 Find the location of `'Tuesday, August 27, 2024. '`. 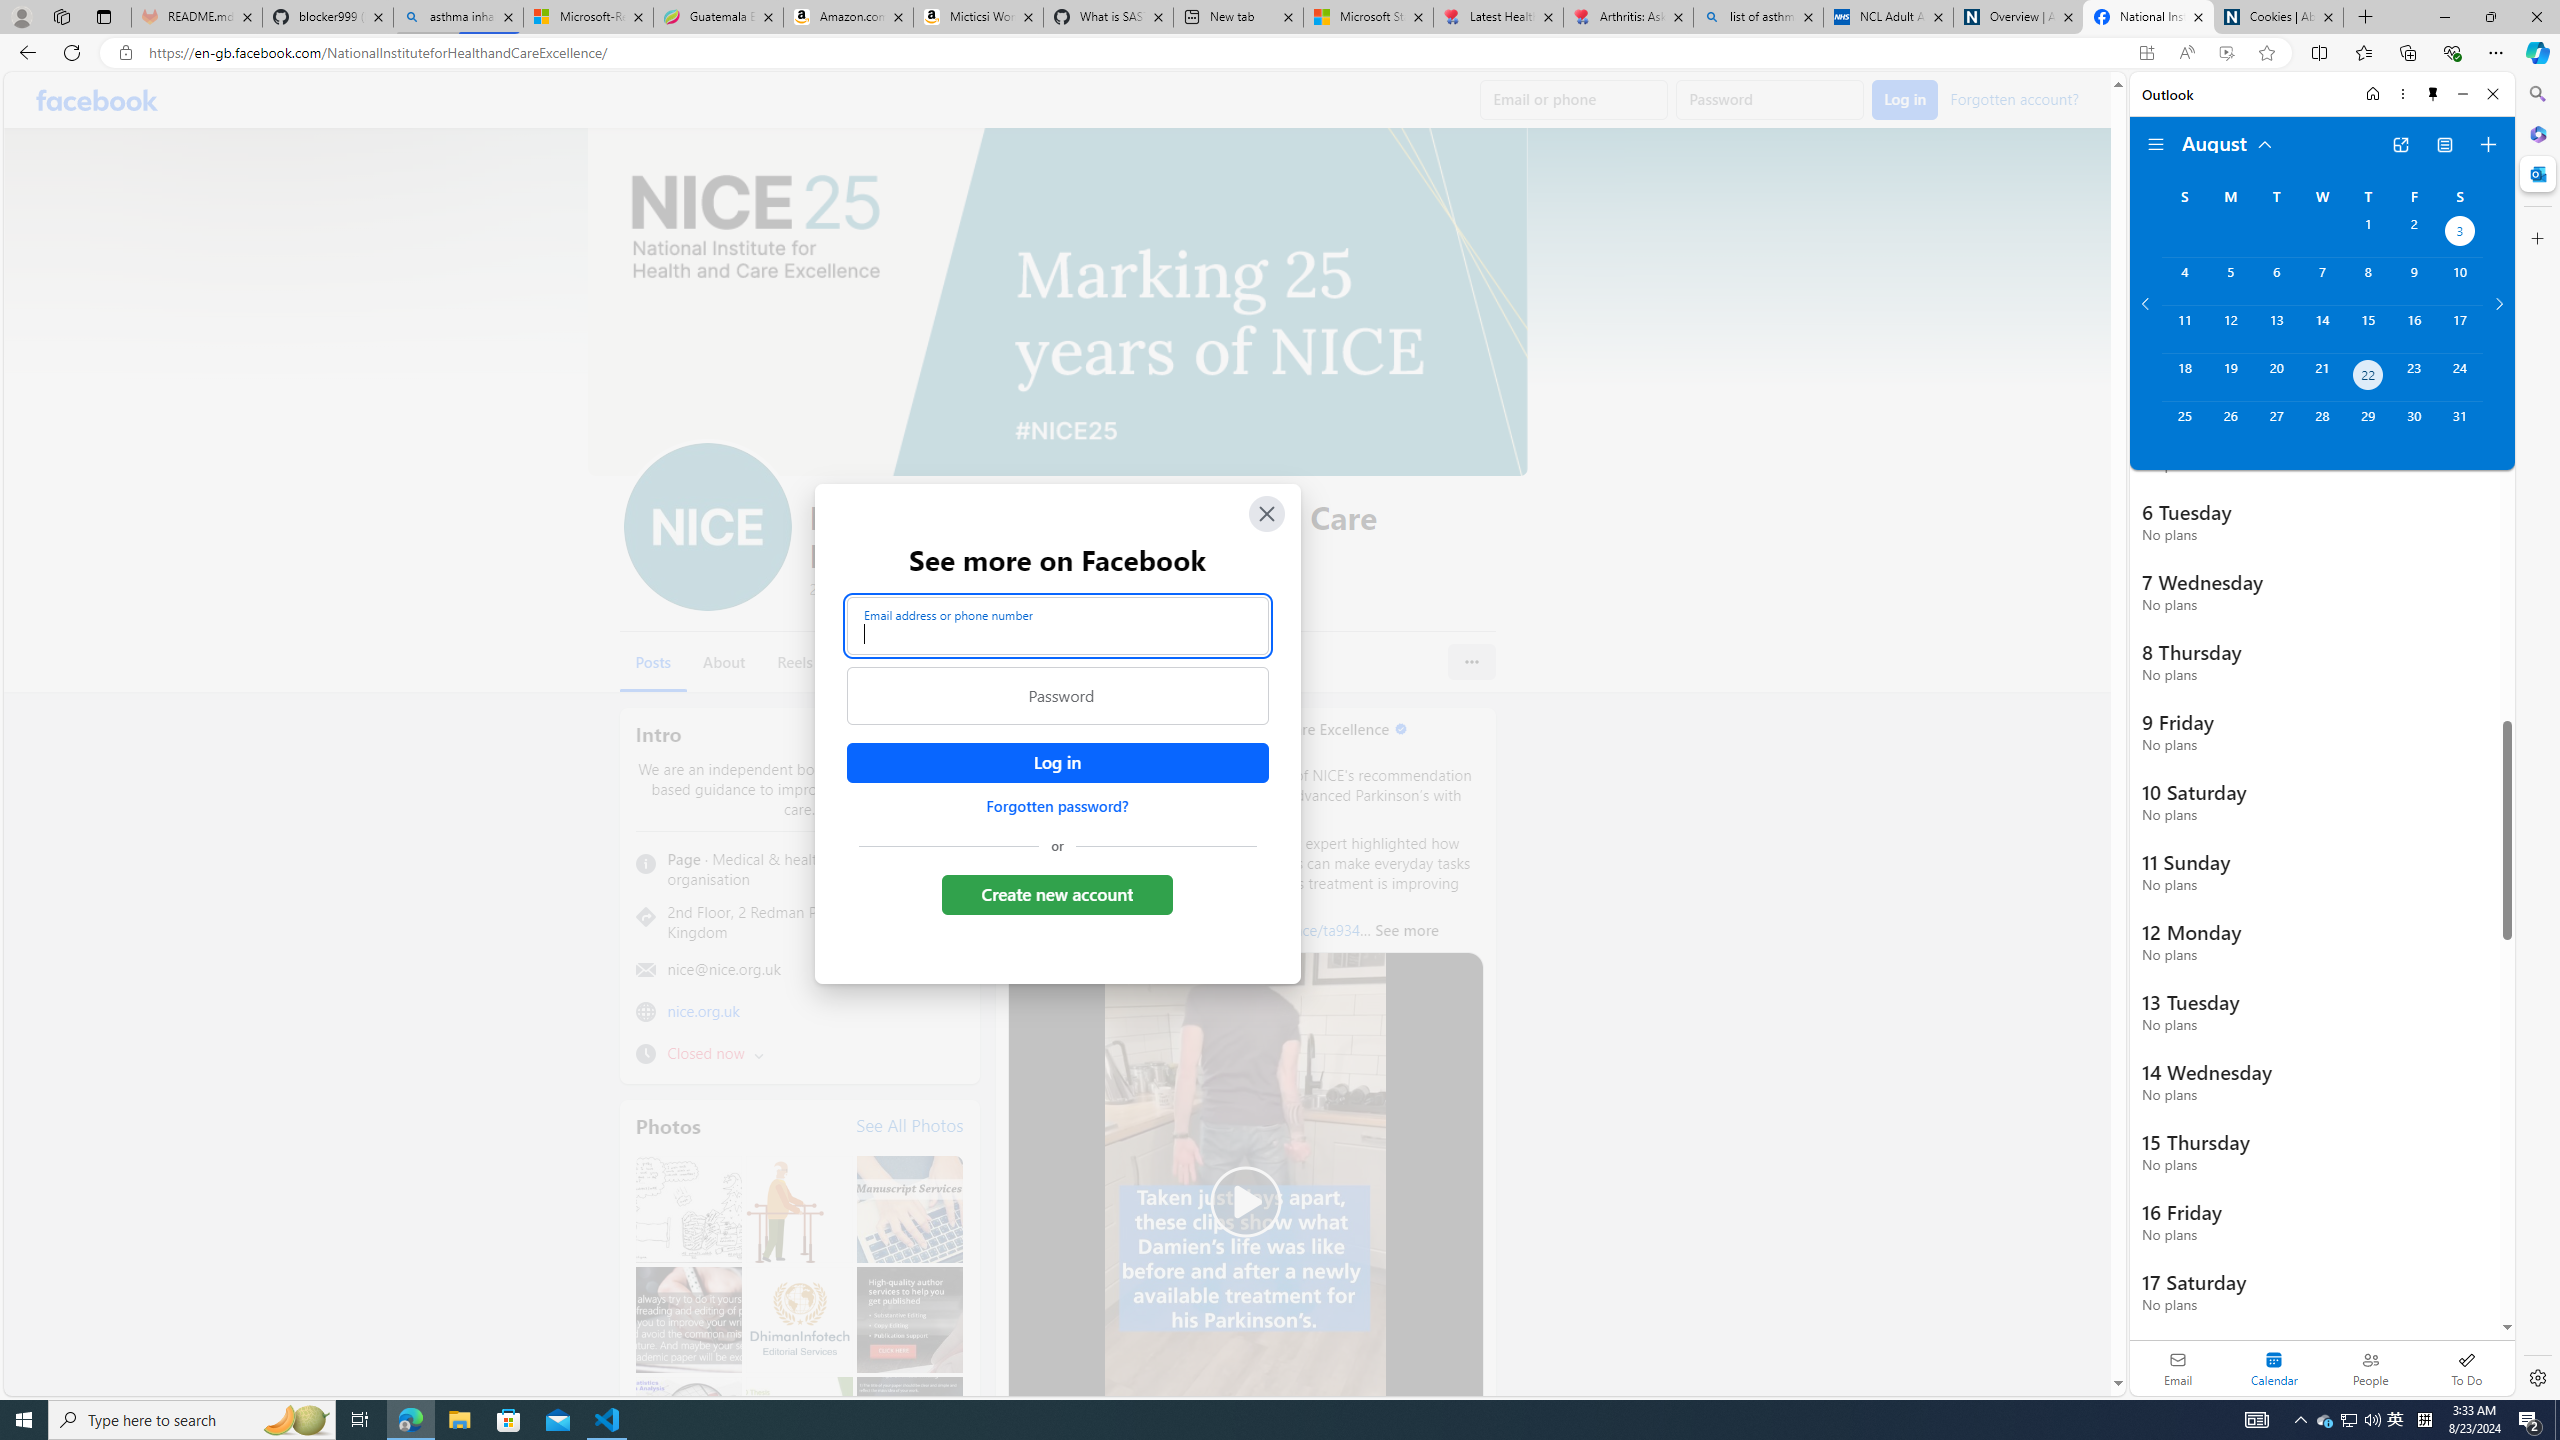

'Tuesday, August 27, 2024. ' is located at coordinates (2274, 425).